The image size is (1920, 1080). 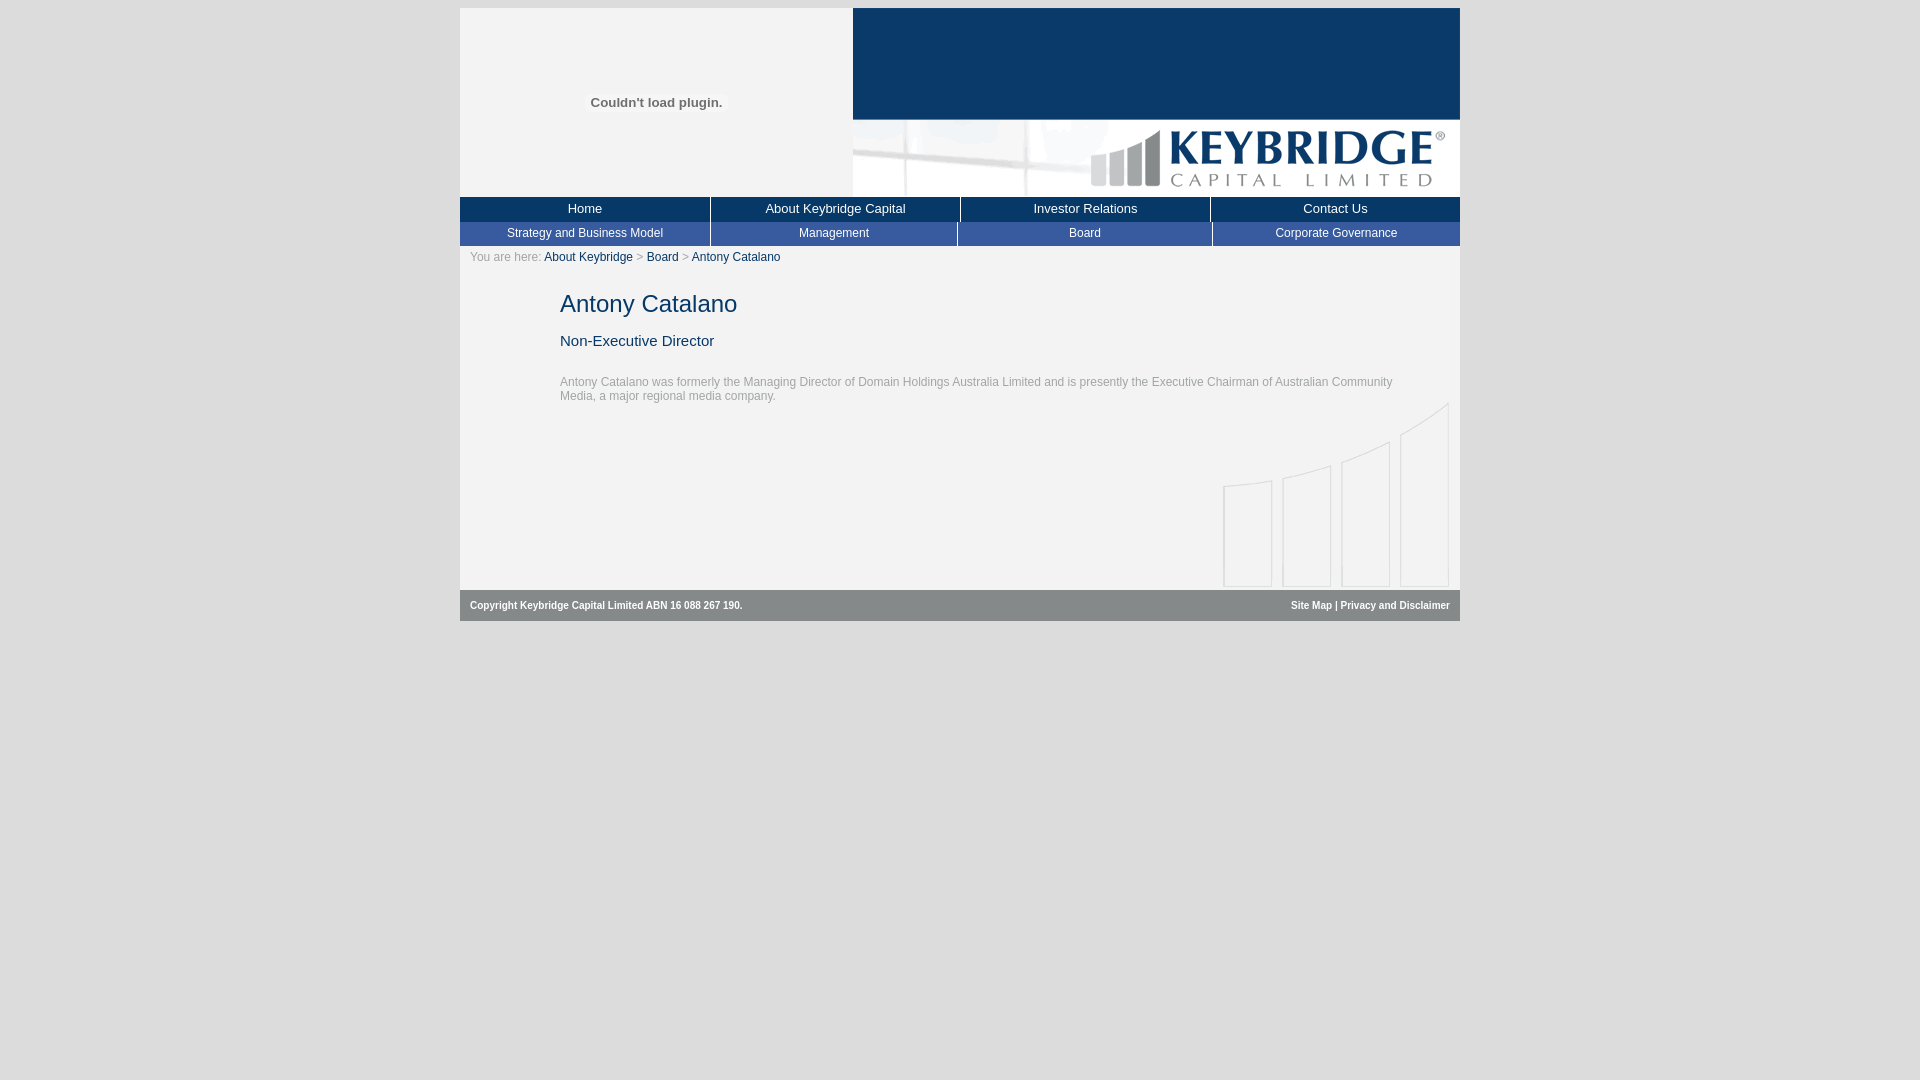 What do you see at coordinates (1394, 604) in the screenshot?
I see `'Privacy and Disclaimer'` at bounding box center [1394, 604].